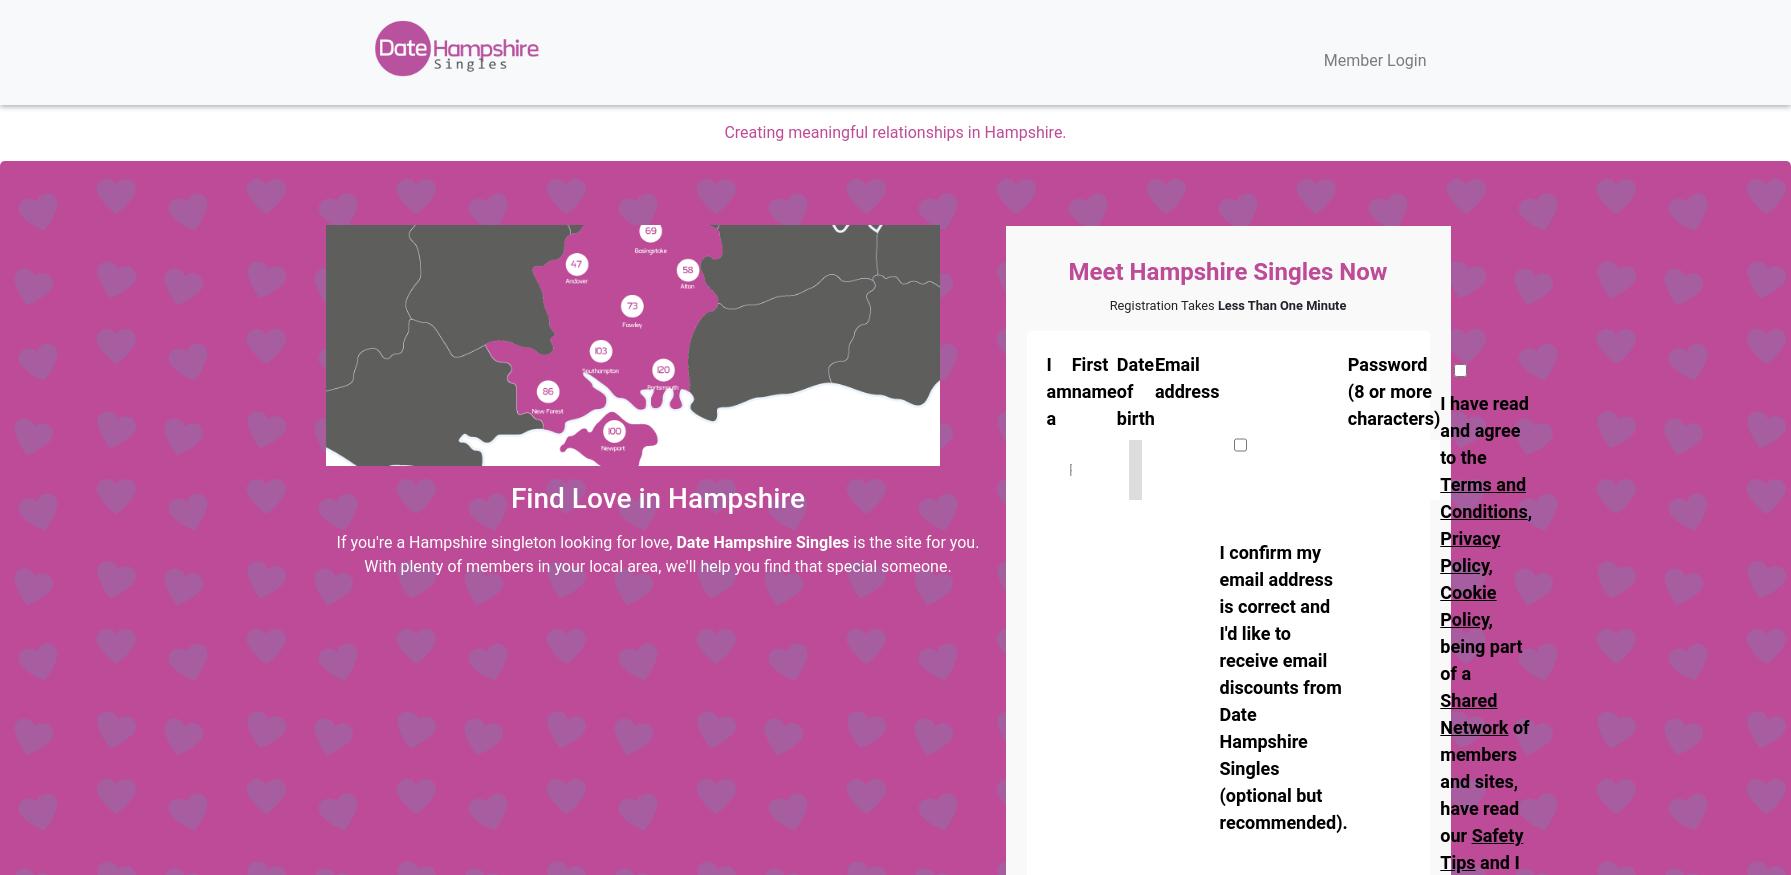 This screenshot has width=1791, height=875. I want to click on 'Safety Tips', so click(1480, 849).